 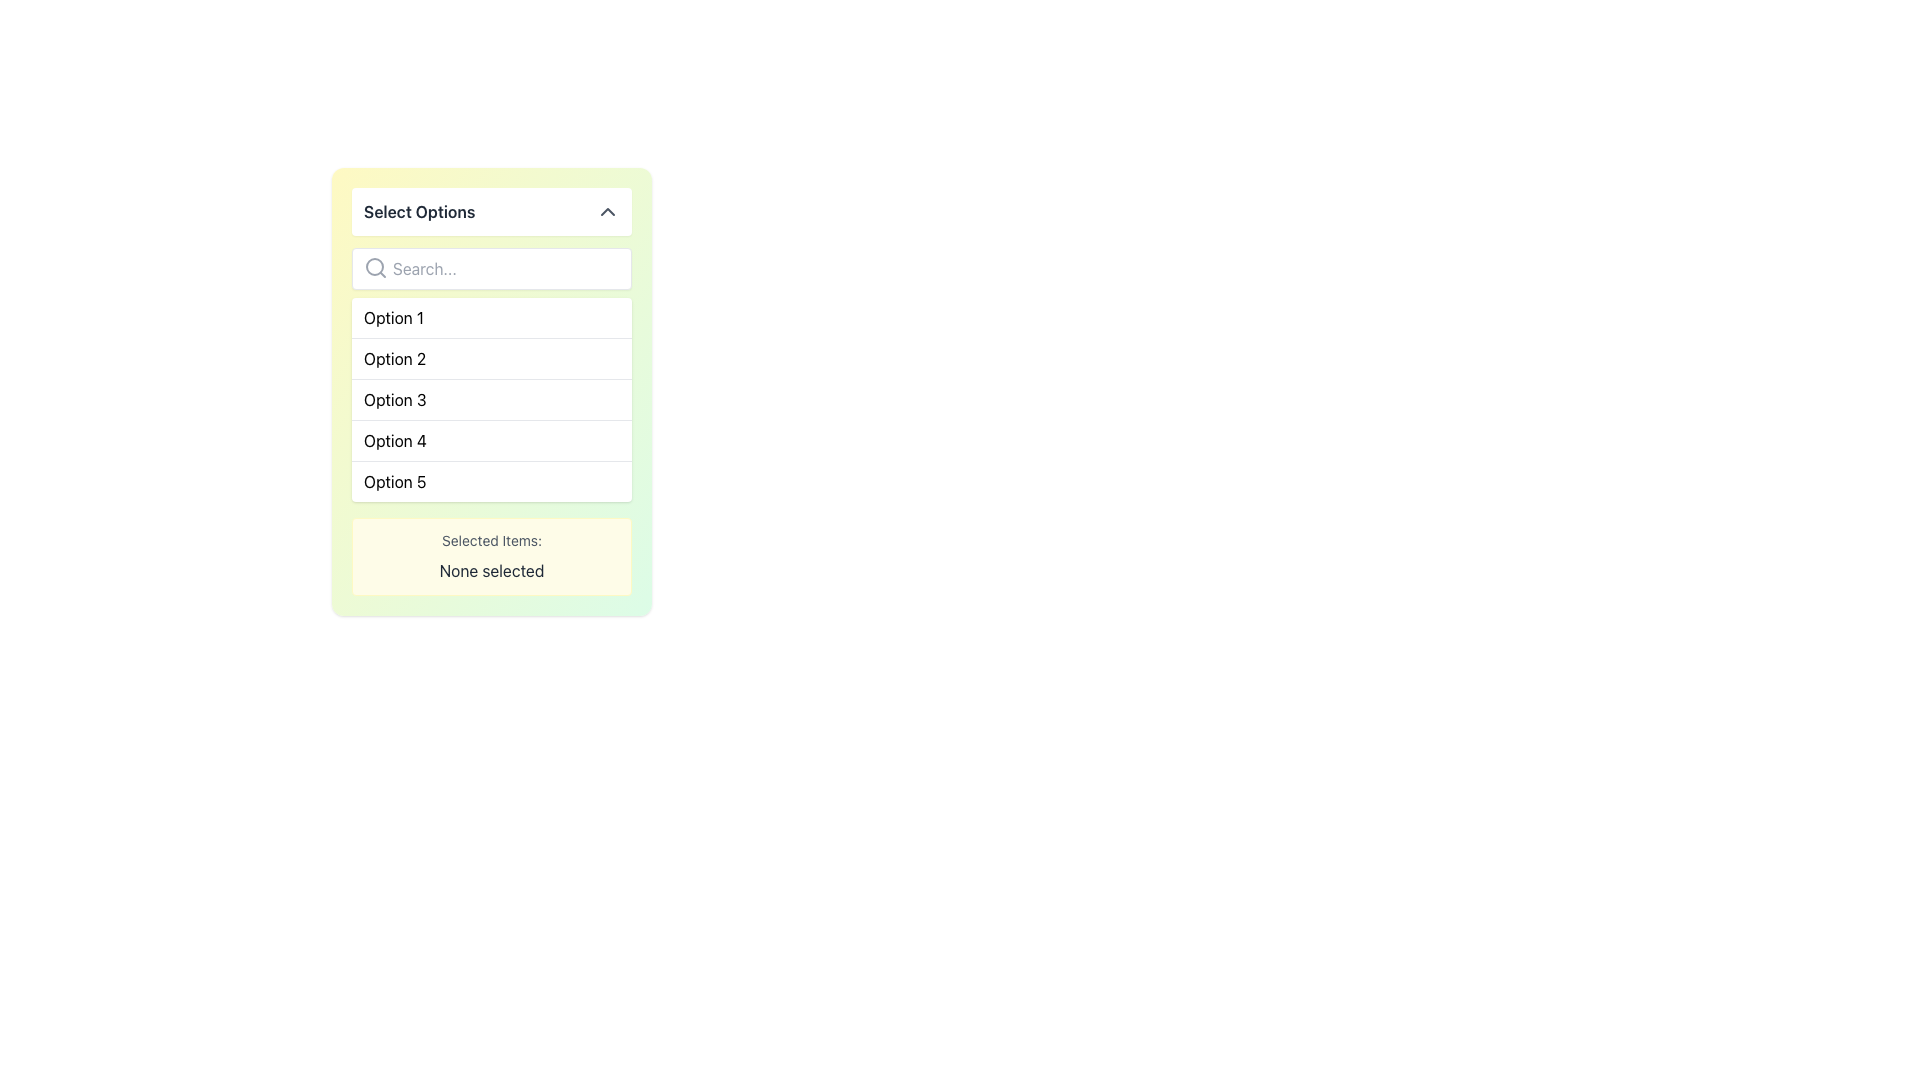 What do you see at coordinates (395, 482) in the screenshot?
I see `the fifth selectable option in the dropdown list, which is located below 'Option 4' and above 'Selected Items: None selected.'` at bounding box center [395, 482].